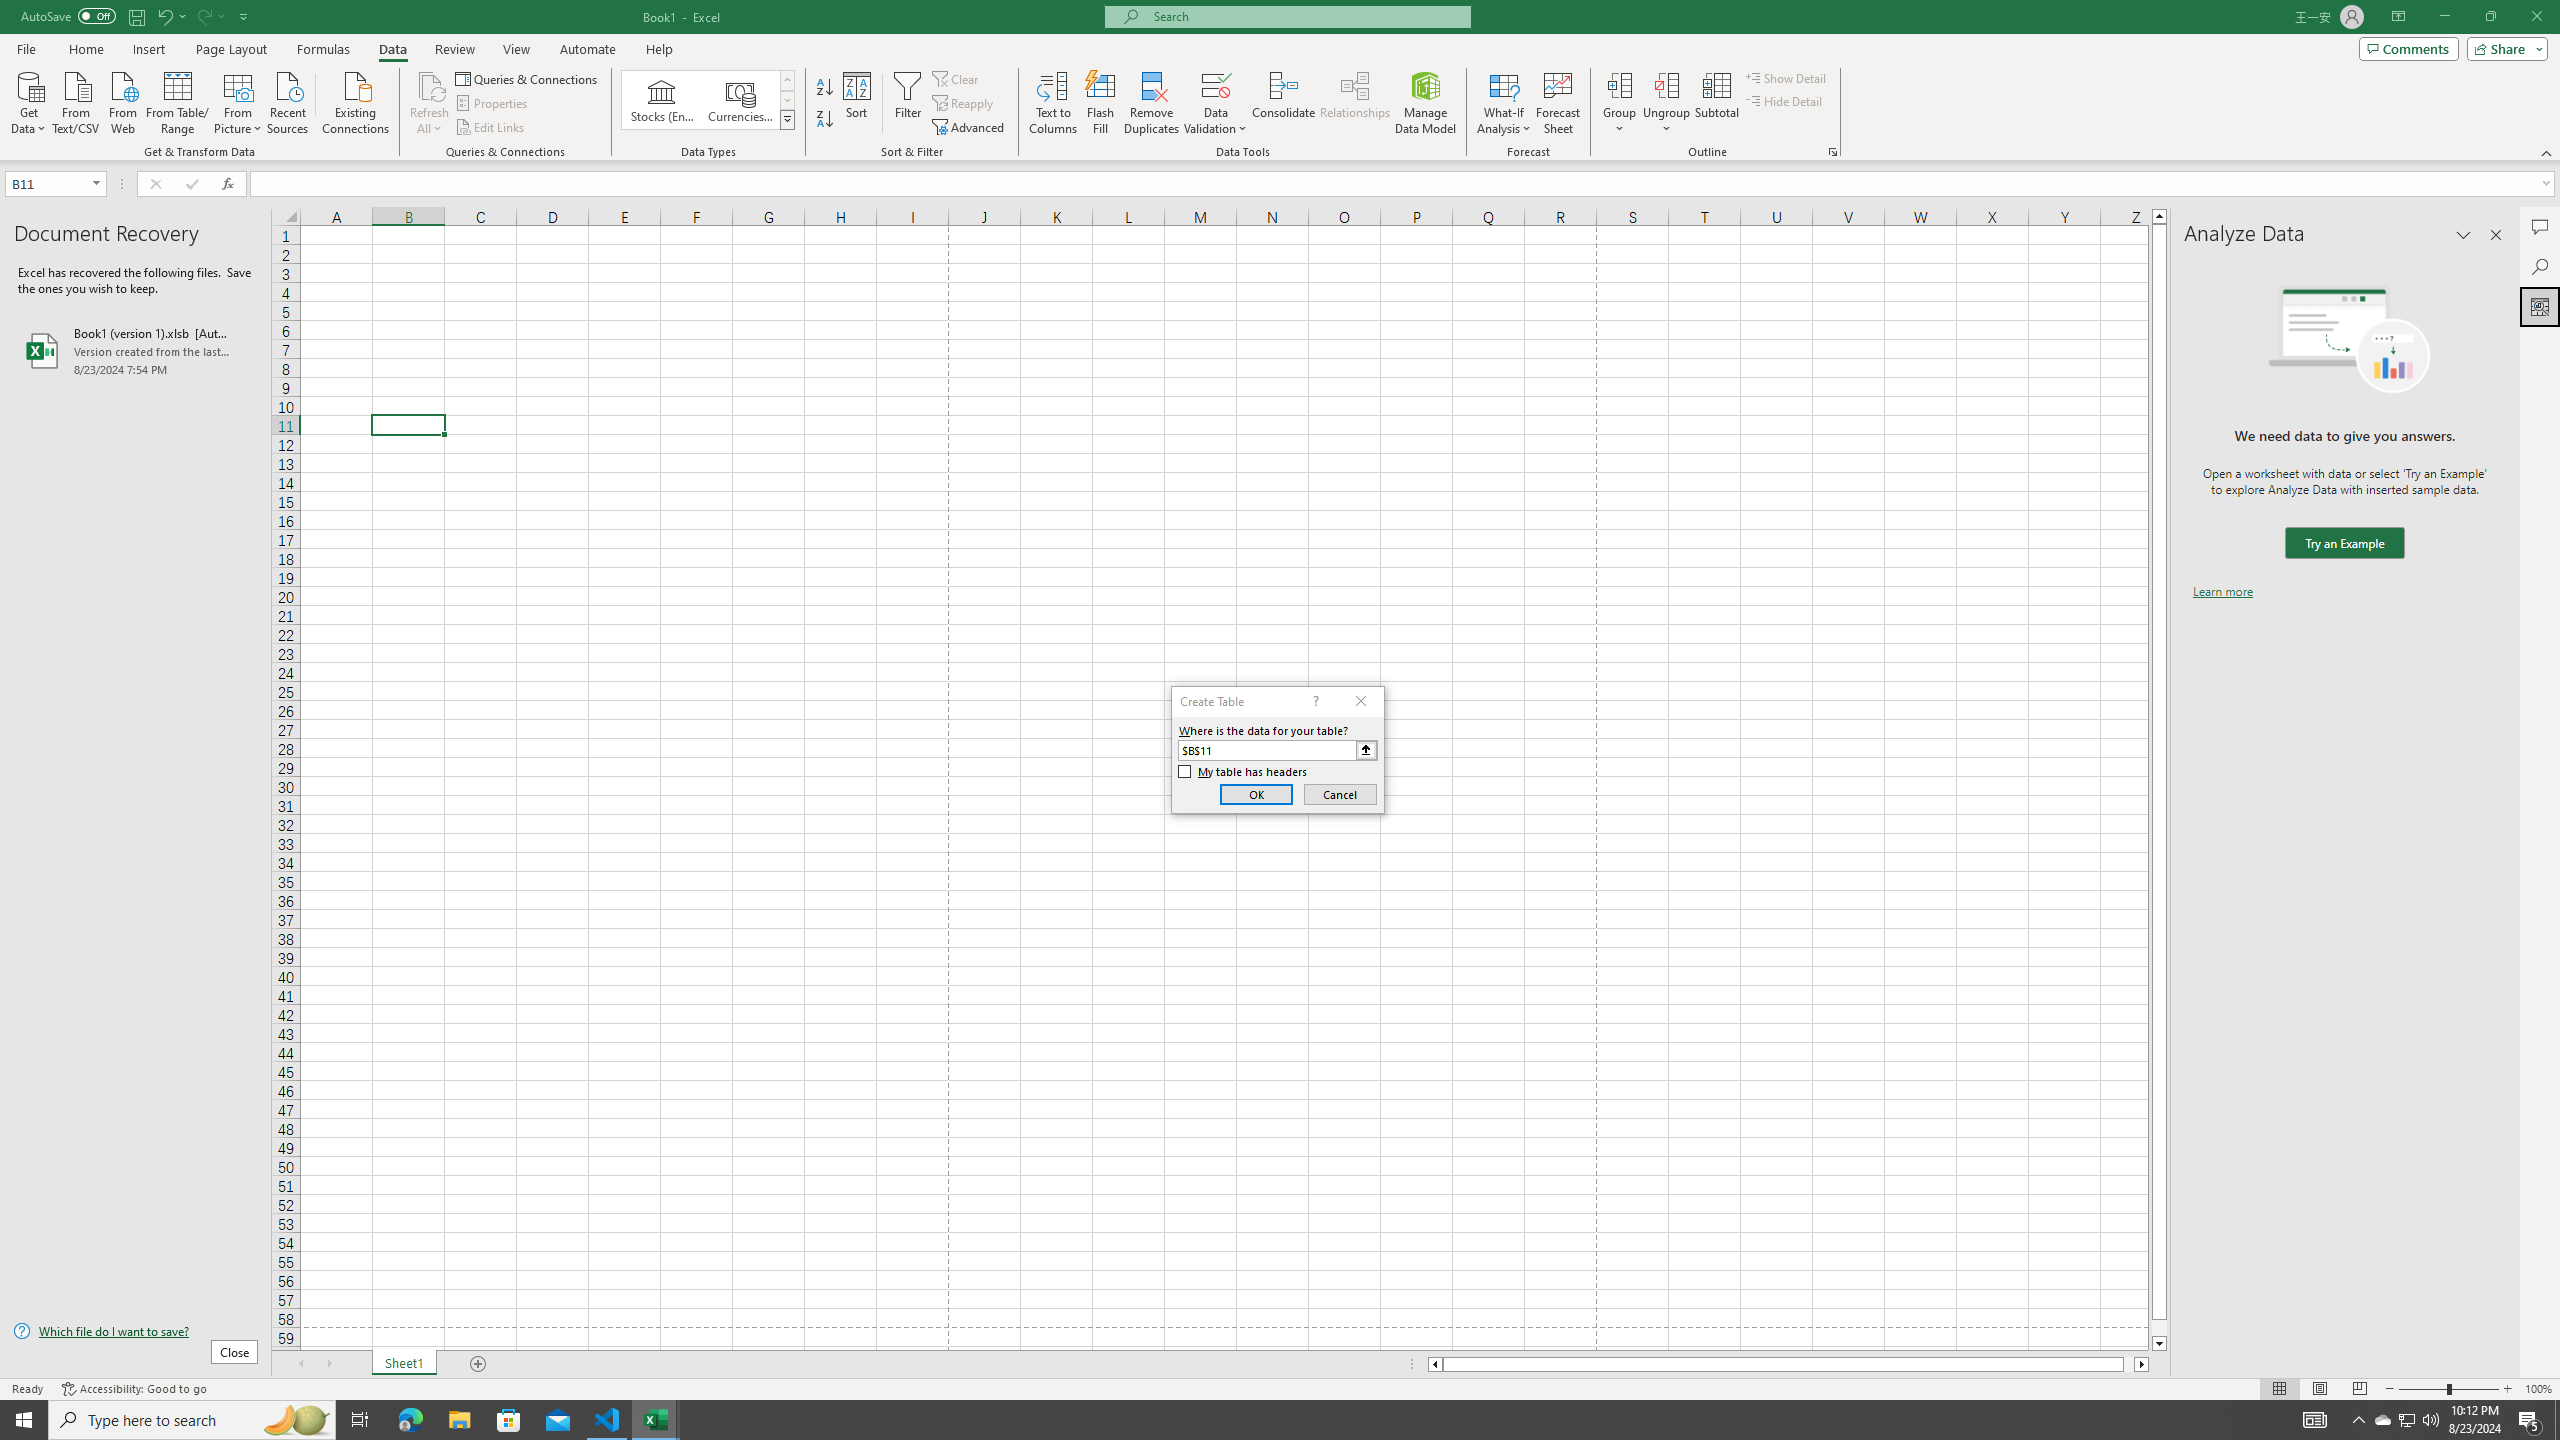 This screenshot has width=2560, height=1440. What do you see at coordinates (1151, 103) in the screenshot?
I see `'Remove Duplicates'` at bounding box center [1151, 103].